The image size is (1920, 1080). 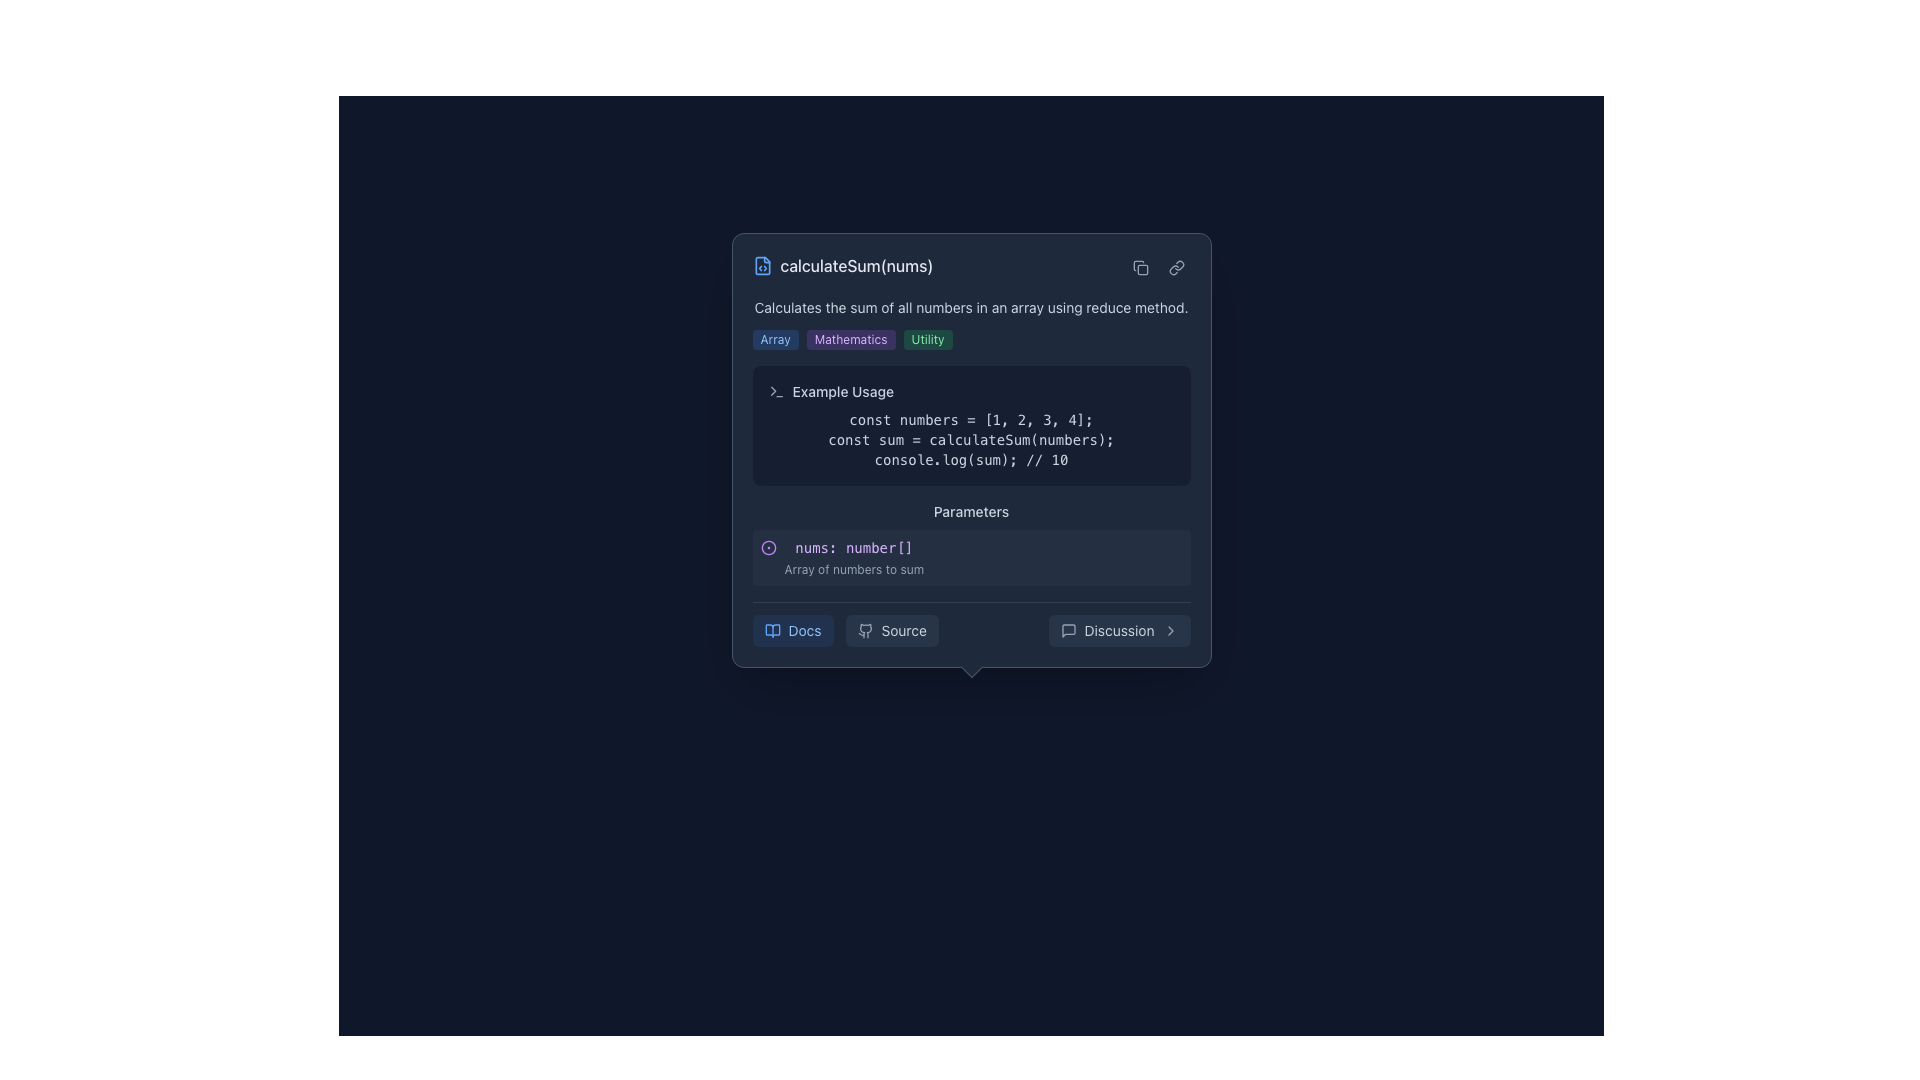 I want to click on the text label within the button that activates the associated function for navigation to the discussion forum, so click(x=1118, y=631).